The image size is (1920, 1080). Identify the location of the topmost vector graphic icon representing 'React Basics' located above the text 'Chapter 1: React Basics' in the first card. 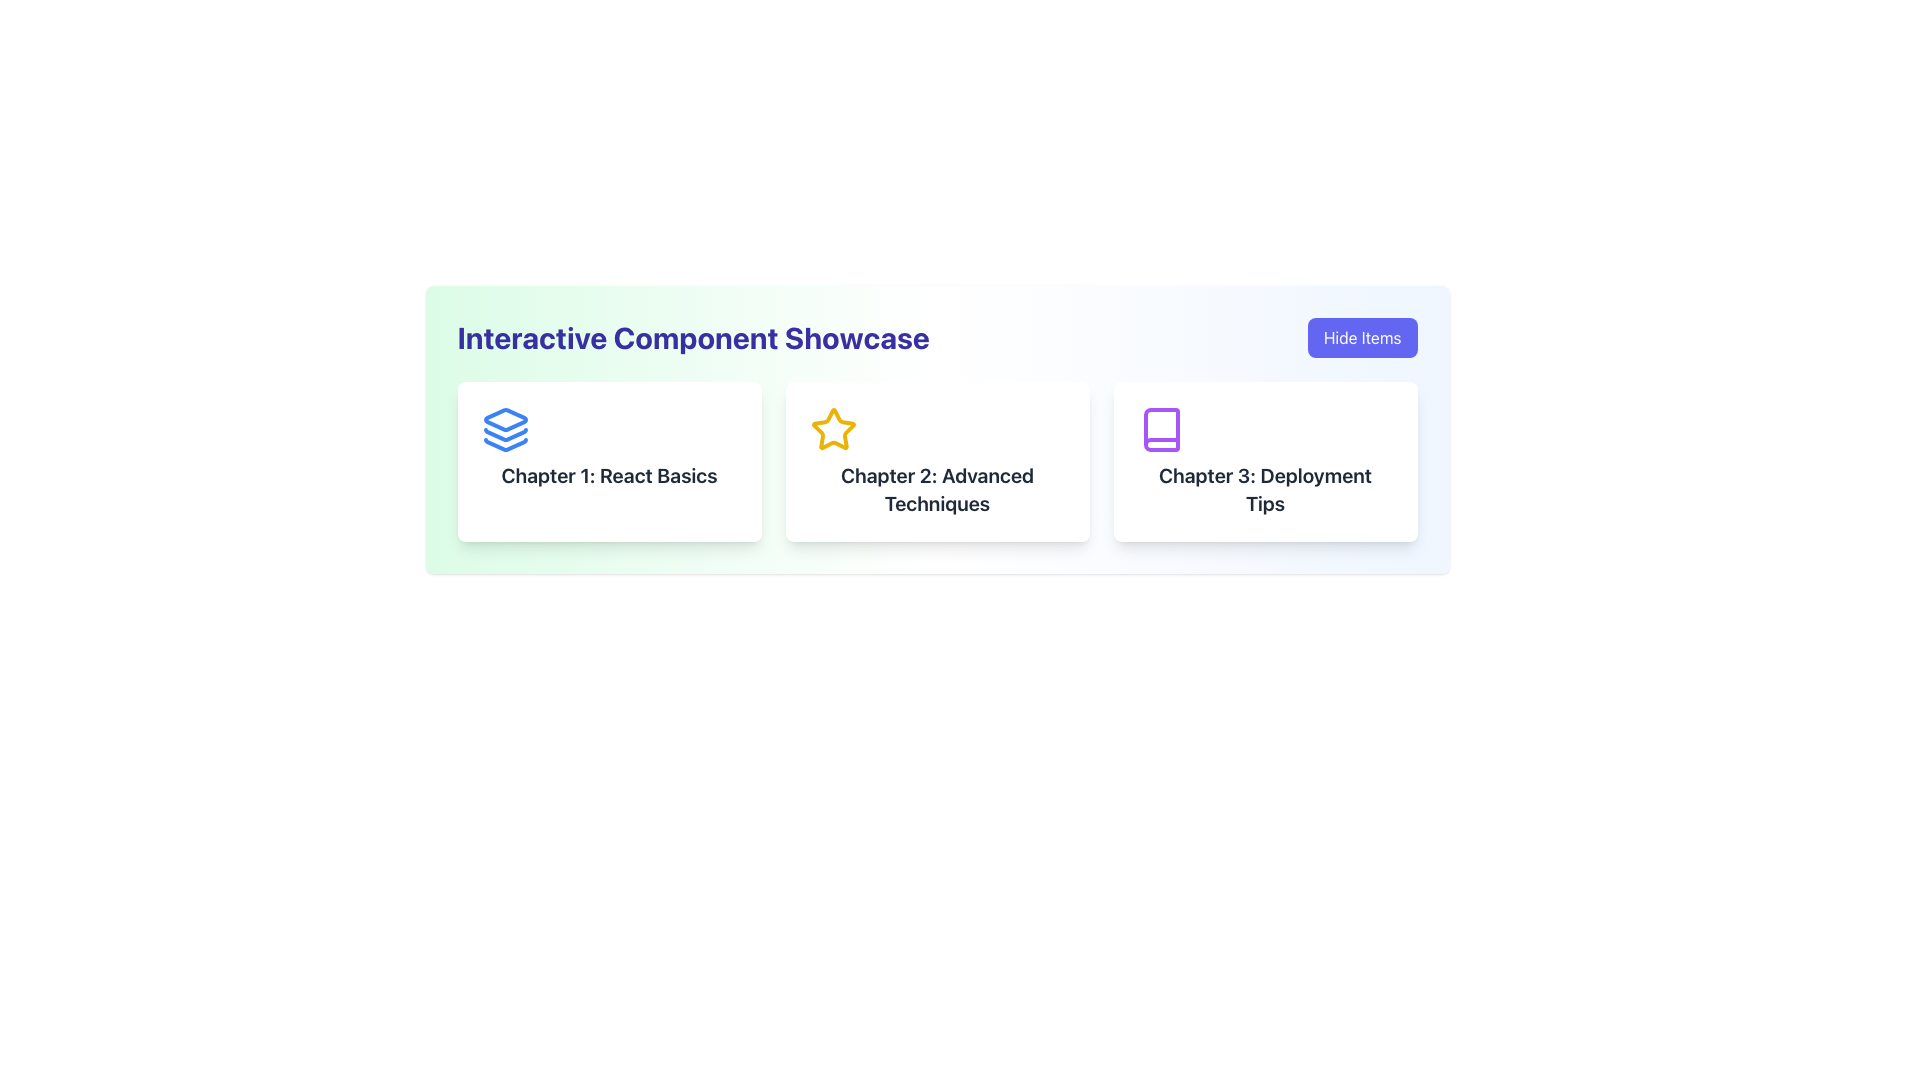
(505, 419).